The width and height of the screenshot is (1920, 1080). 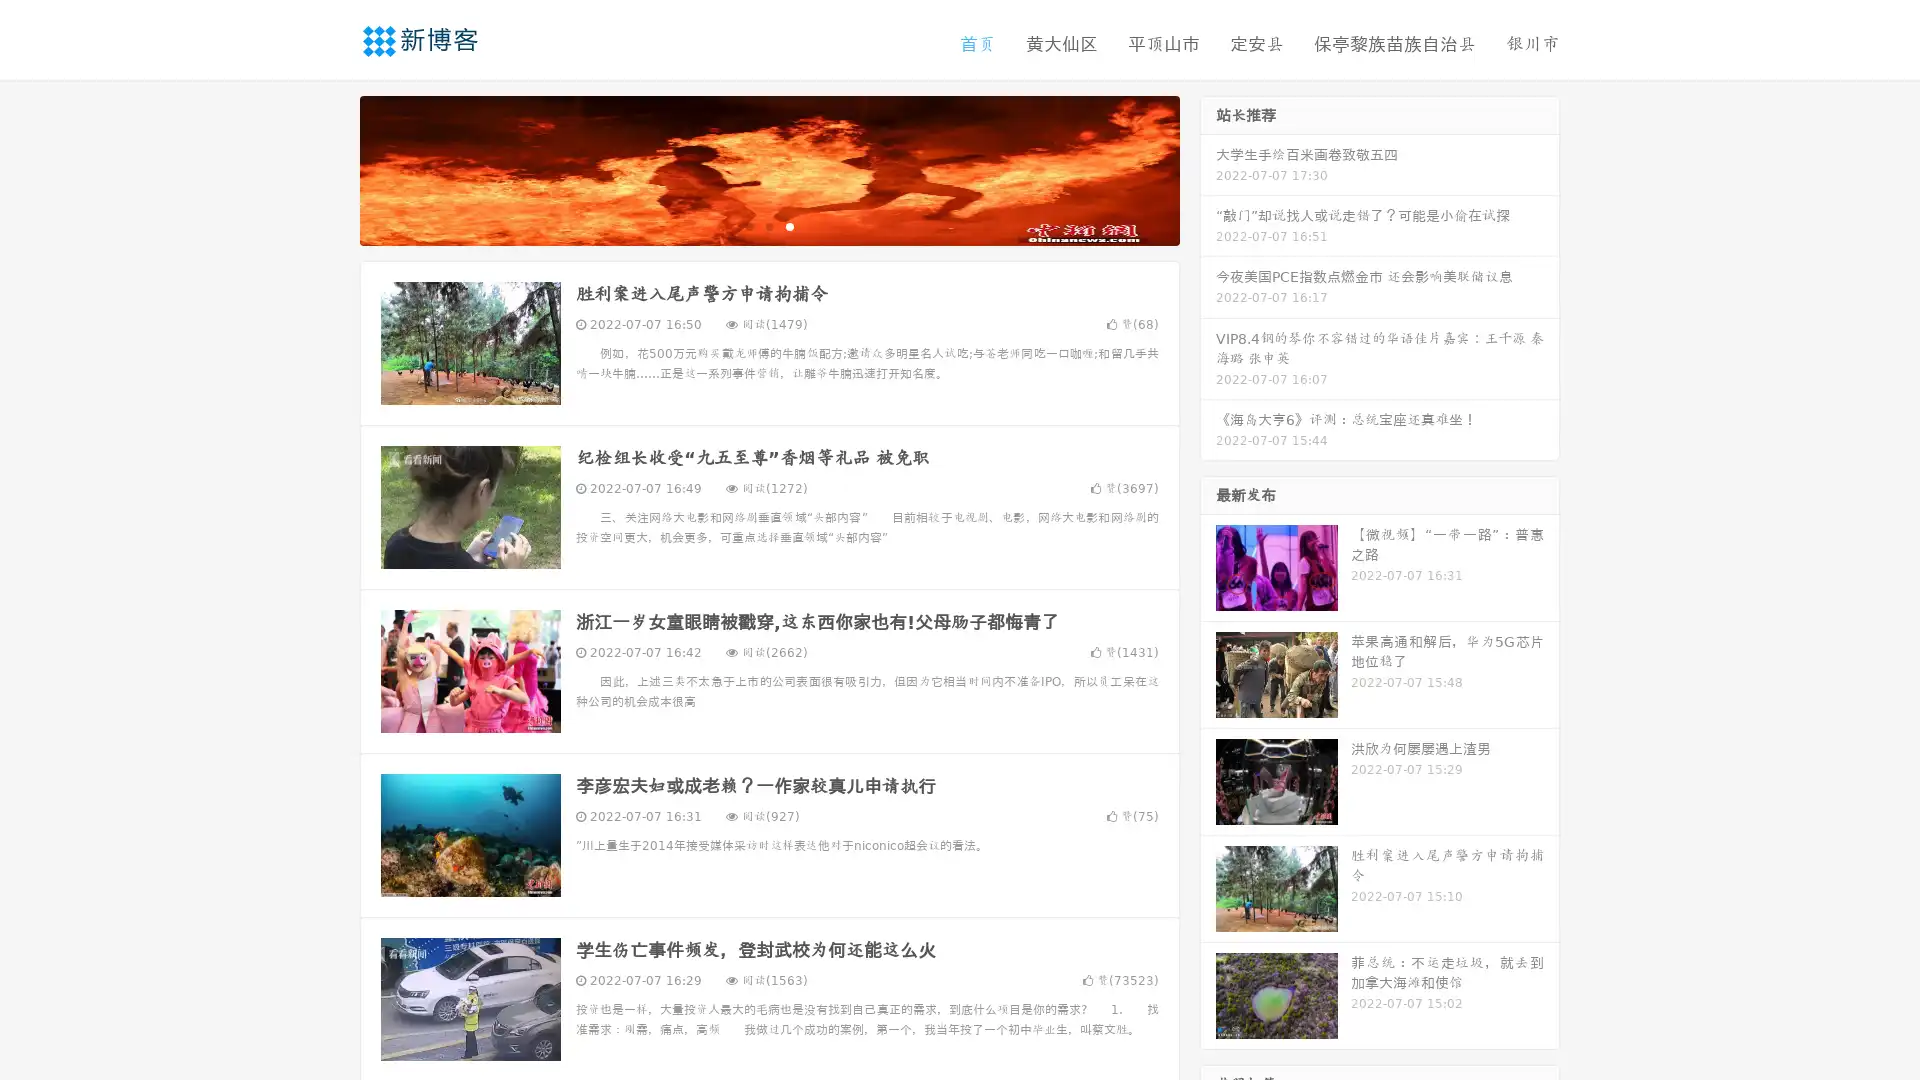 What do you see at coordinates (789, 225) in the screenshot?
I see `Go to slide 3` at bounding box center [789, 225].